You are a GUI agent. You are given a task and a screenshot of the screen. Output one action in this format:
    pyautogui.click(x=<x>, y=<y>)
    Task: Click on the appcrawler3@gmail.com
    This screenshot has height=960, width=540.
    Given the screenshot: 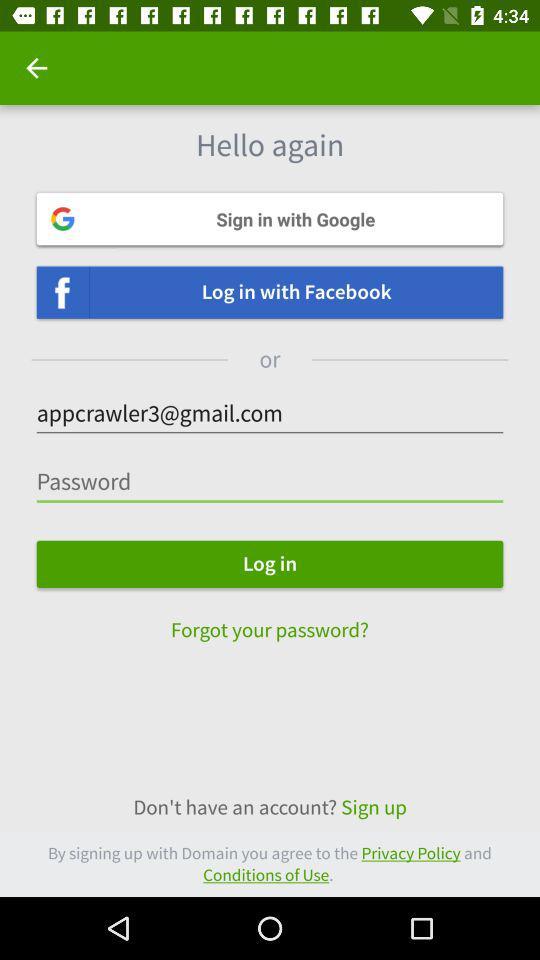 What is the action you would take?
    pyautogui.click(x=270, y=413)
    